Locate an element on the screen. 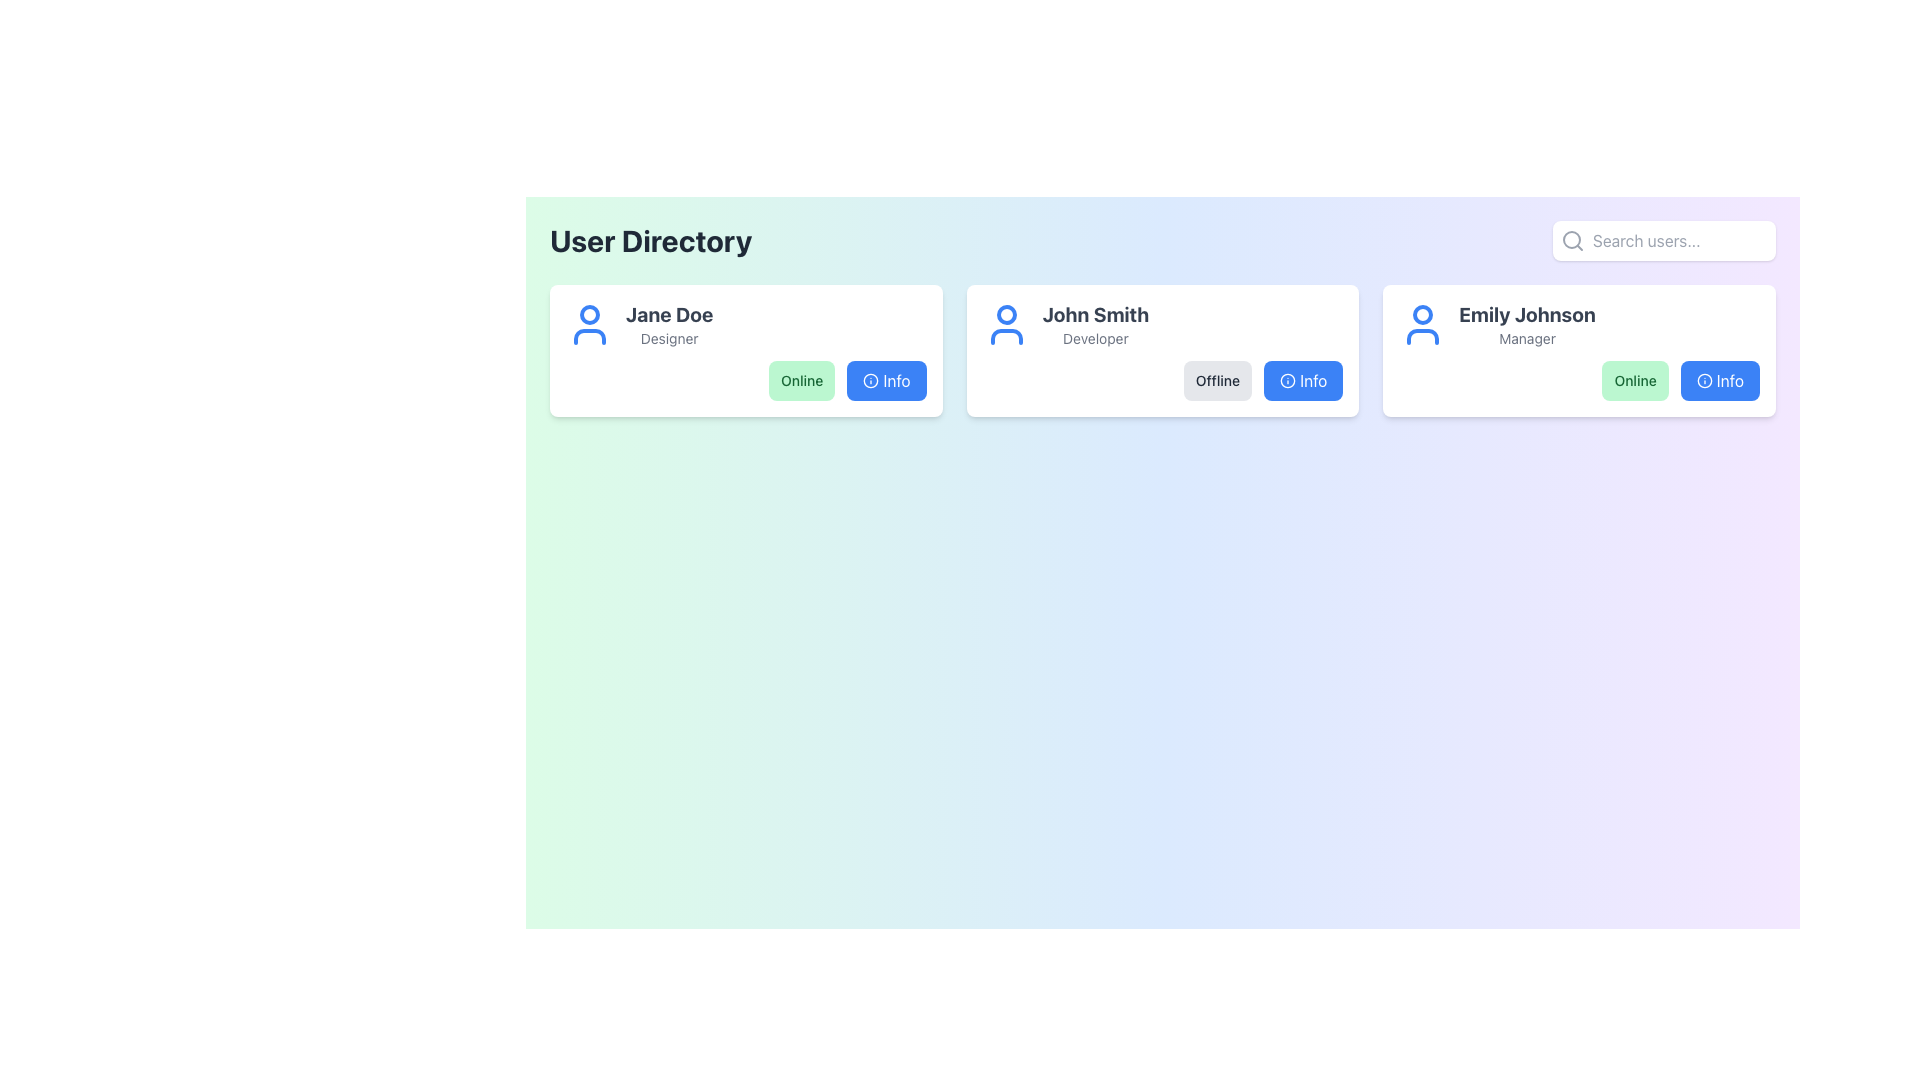  the text label displaying 'Developer', which is positioned below the bold text 'John Smith' in the profile card is located at coordinates (1094, 338).